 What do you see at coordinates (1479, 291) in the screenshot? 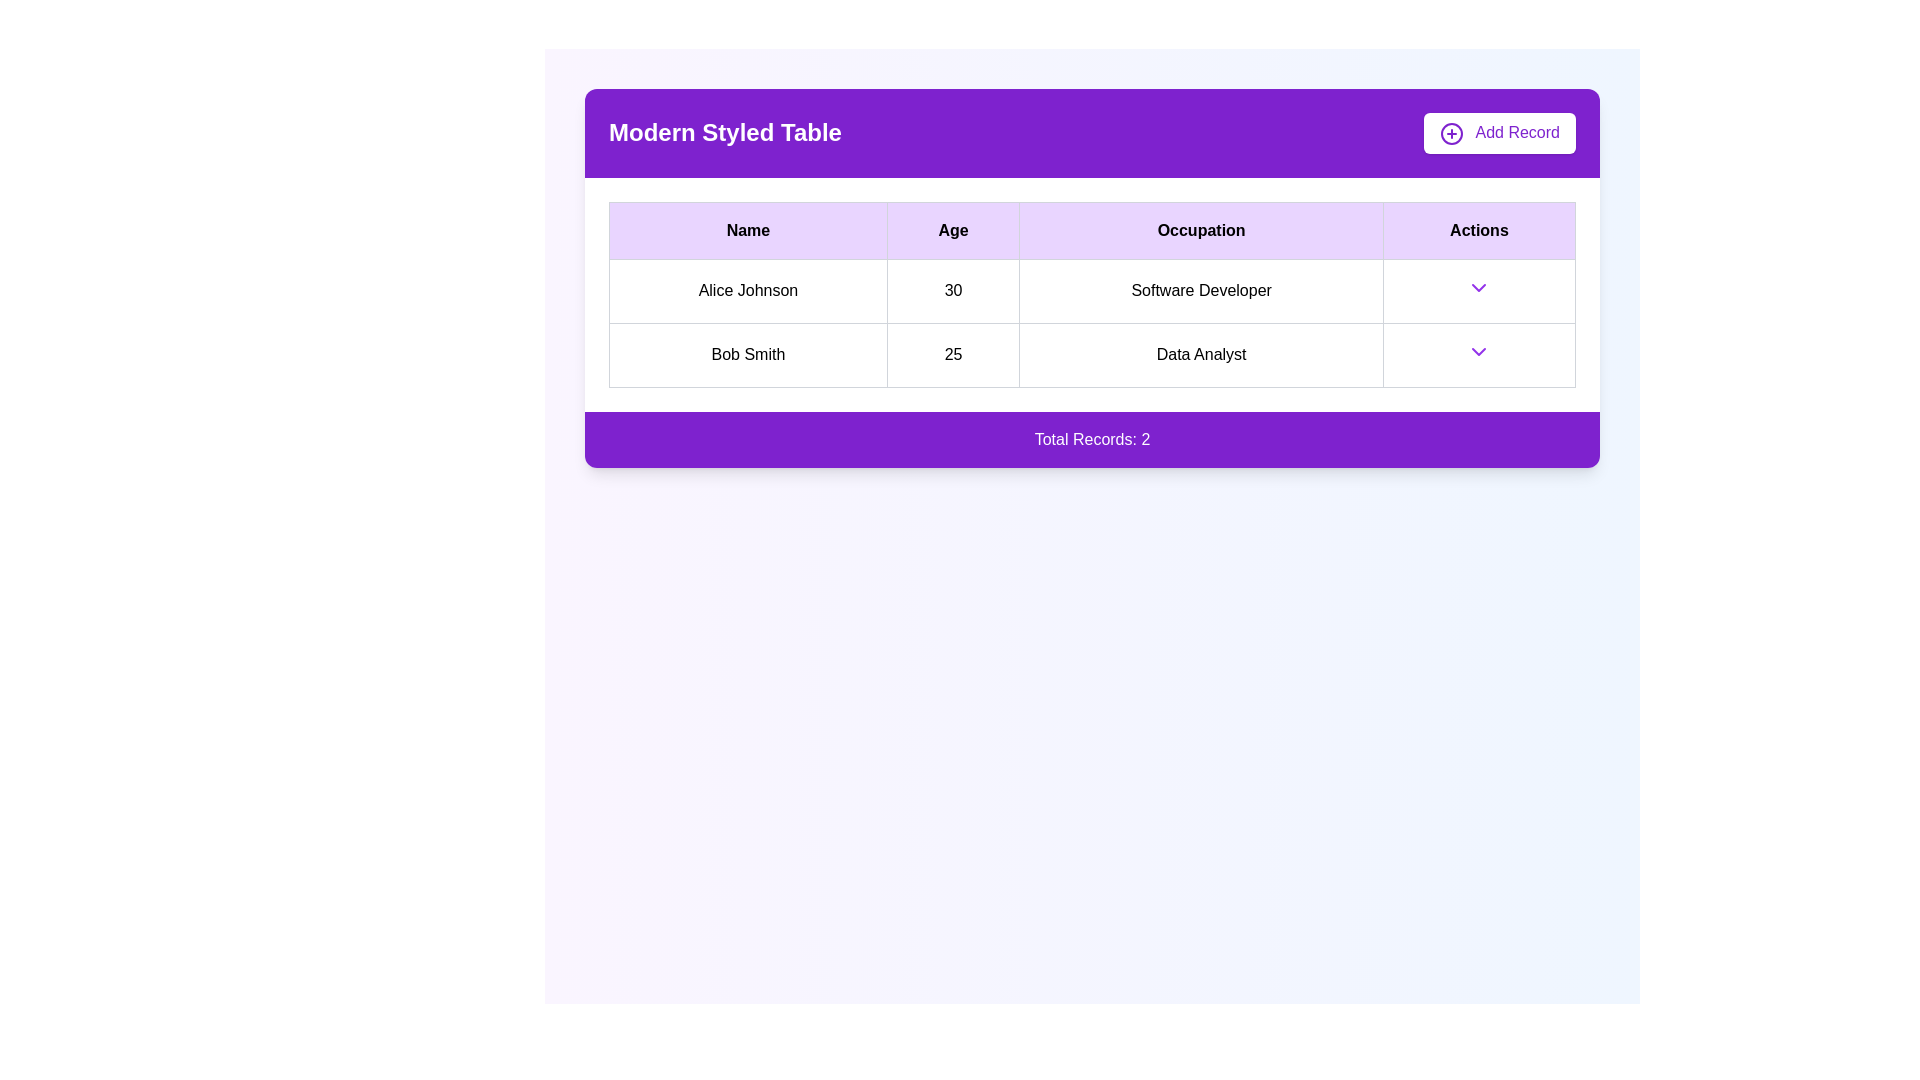
I see `the small purple arrow dropdown toggle located in the 'Actions' column of the row for 'Alice Johnson'` at bounding box center [1479, 291].